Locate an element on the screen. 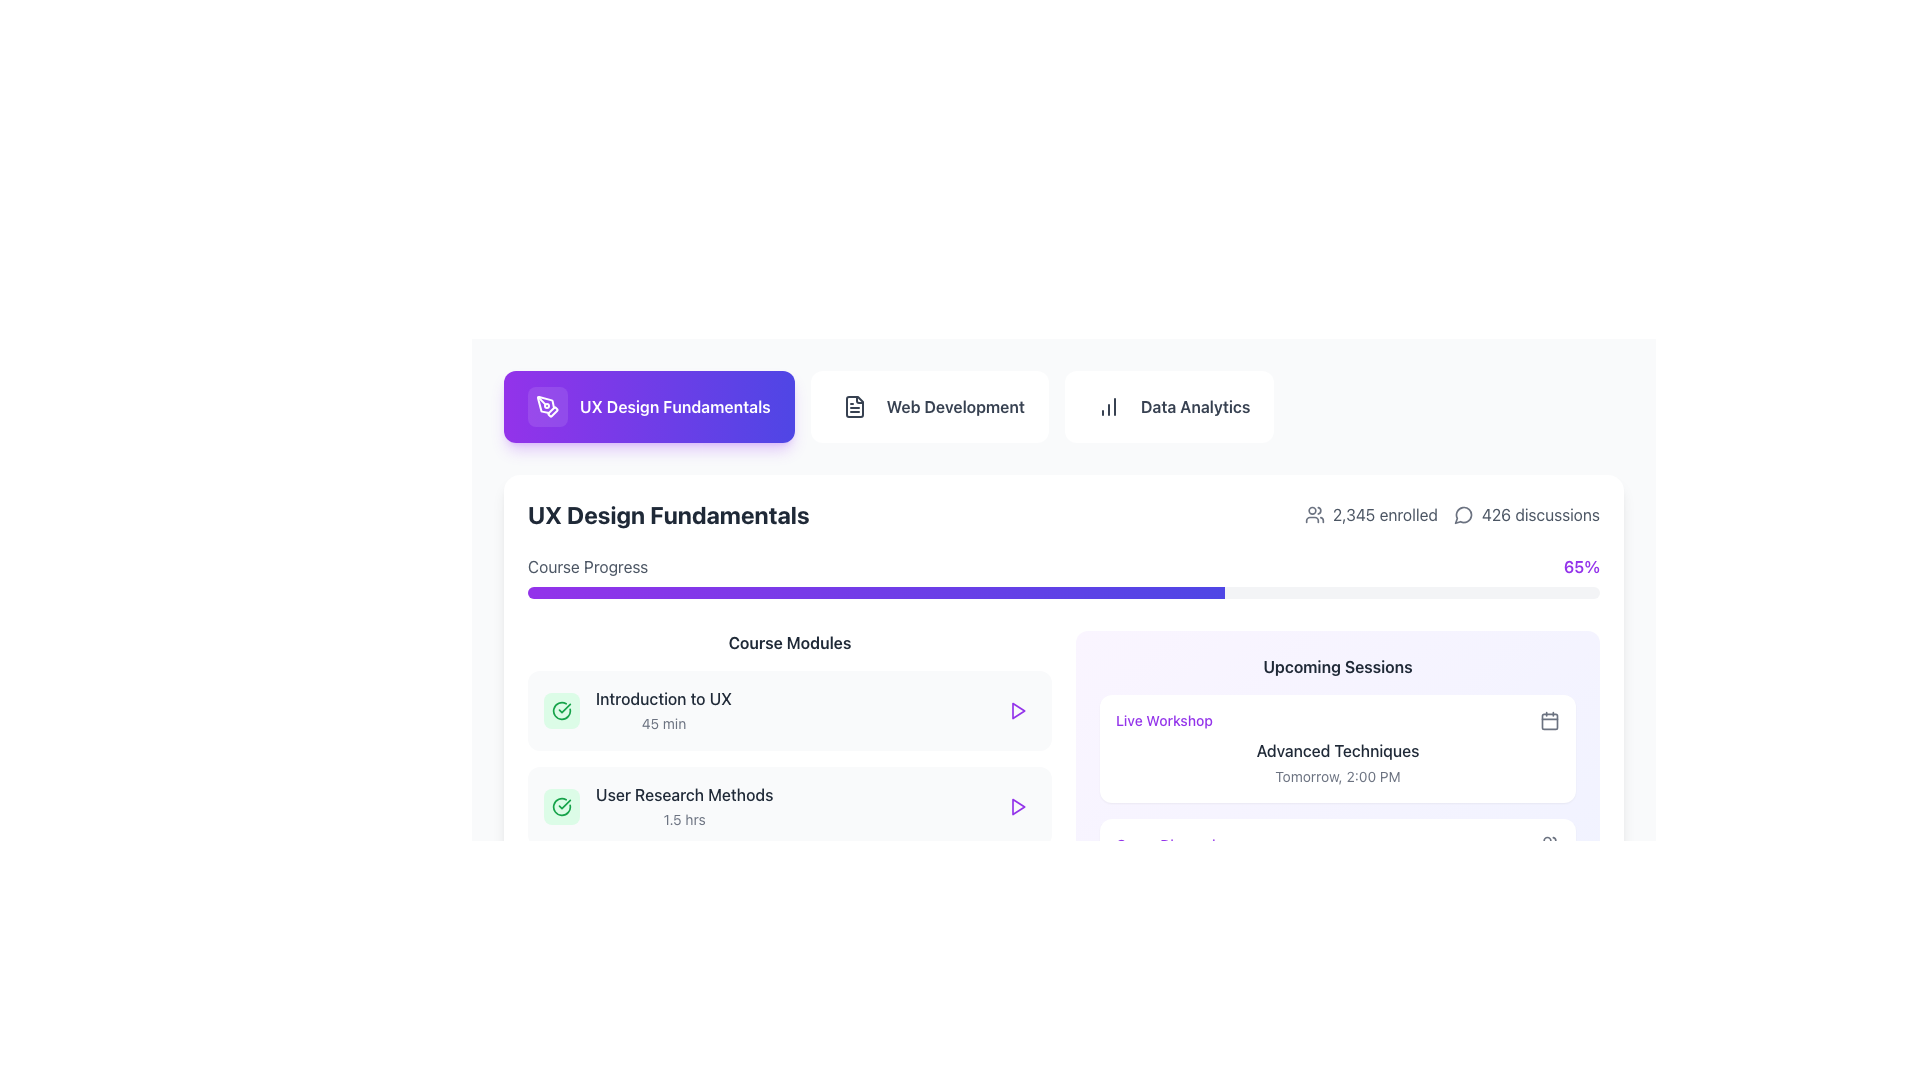 The image size is (1920, 1080). the Information display showing user engagement metrics for the UX Design Fundamentals course is located at coordinates (1452, 514).